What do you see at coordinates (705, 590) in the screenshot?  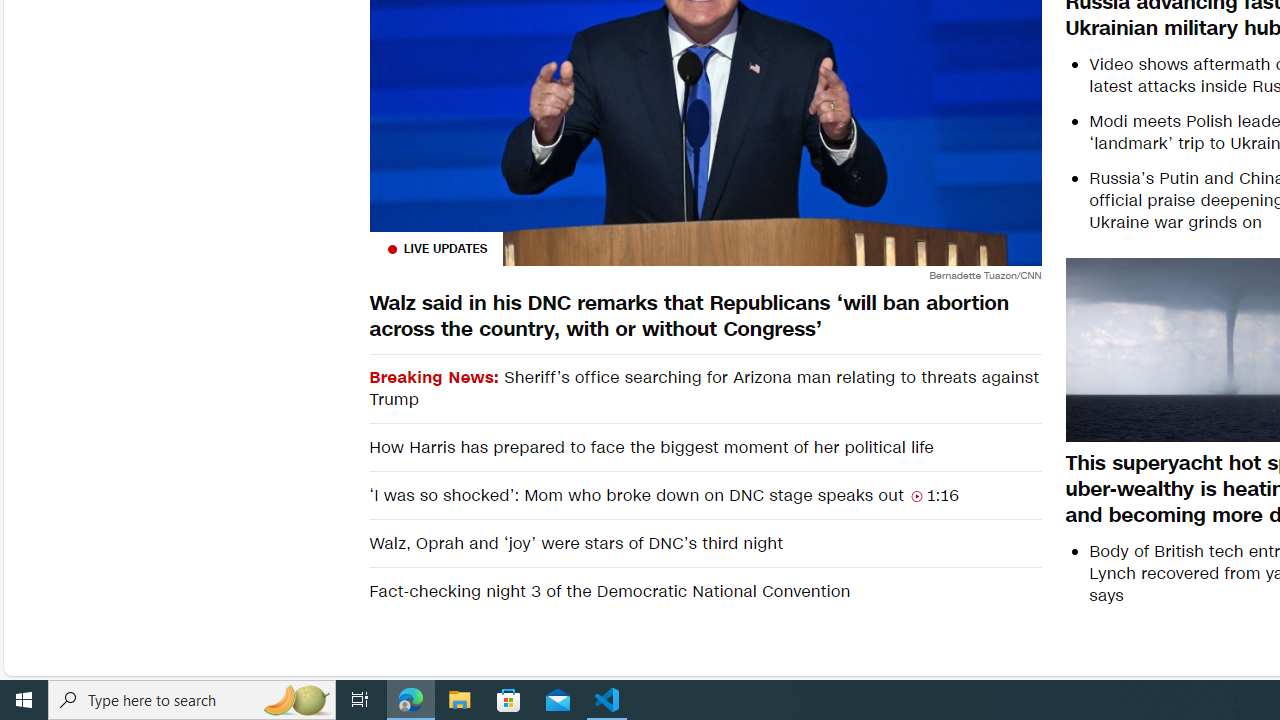 I see `'Fact-checking night 3 of the Democratic National Convention'` at bounding box center [705, 590].